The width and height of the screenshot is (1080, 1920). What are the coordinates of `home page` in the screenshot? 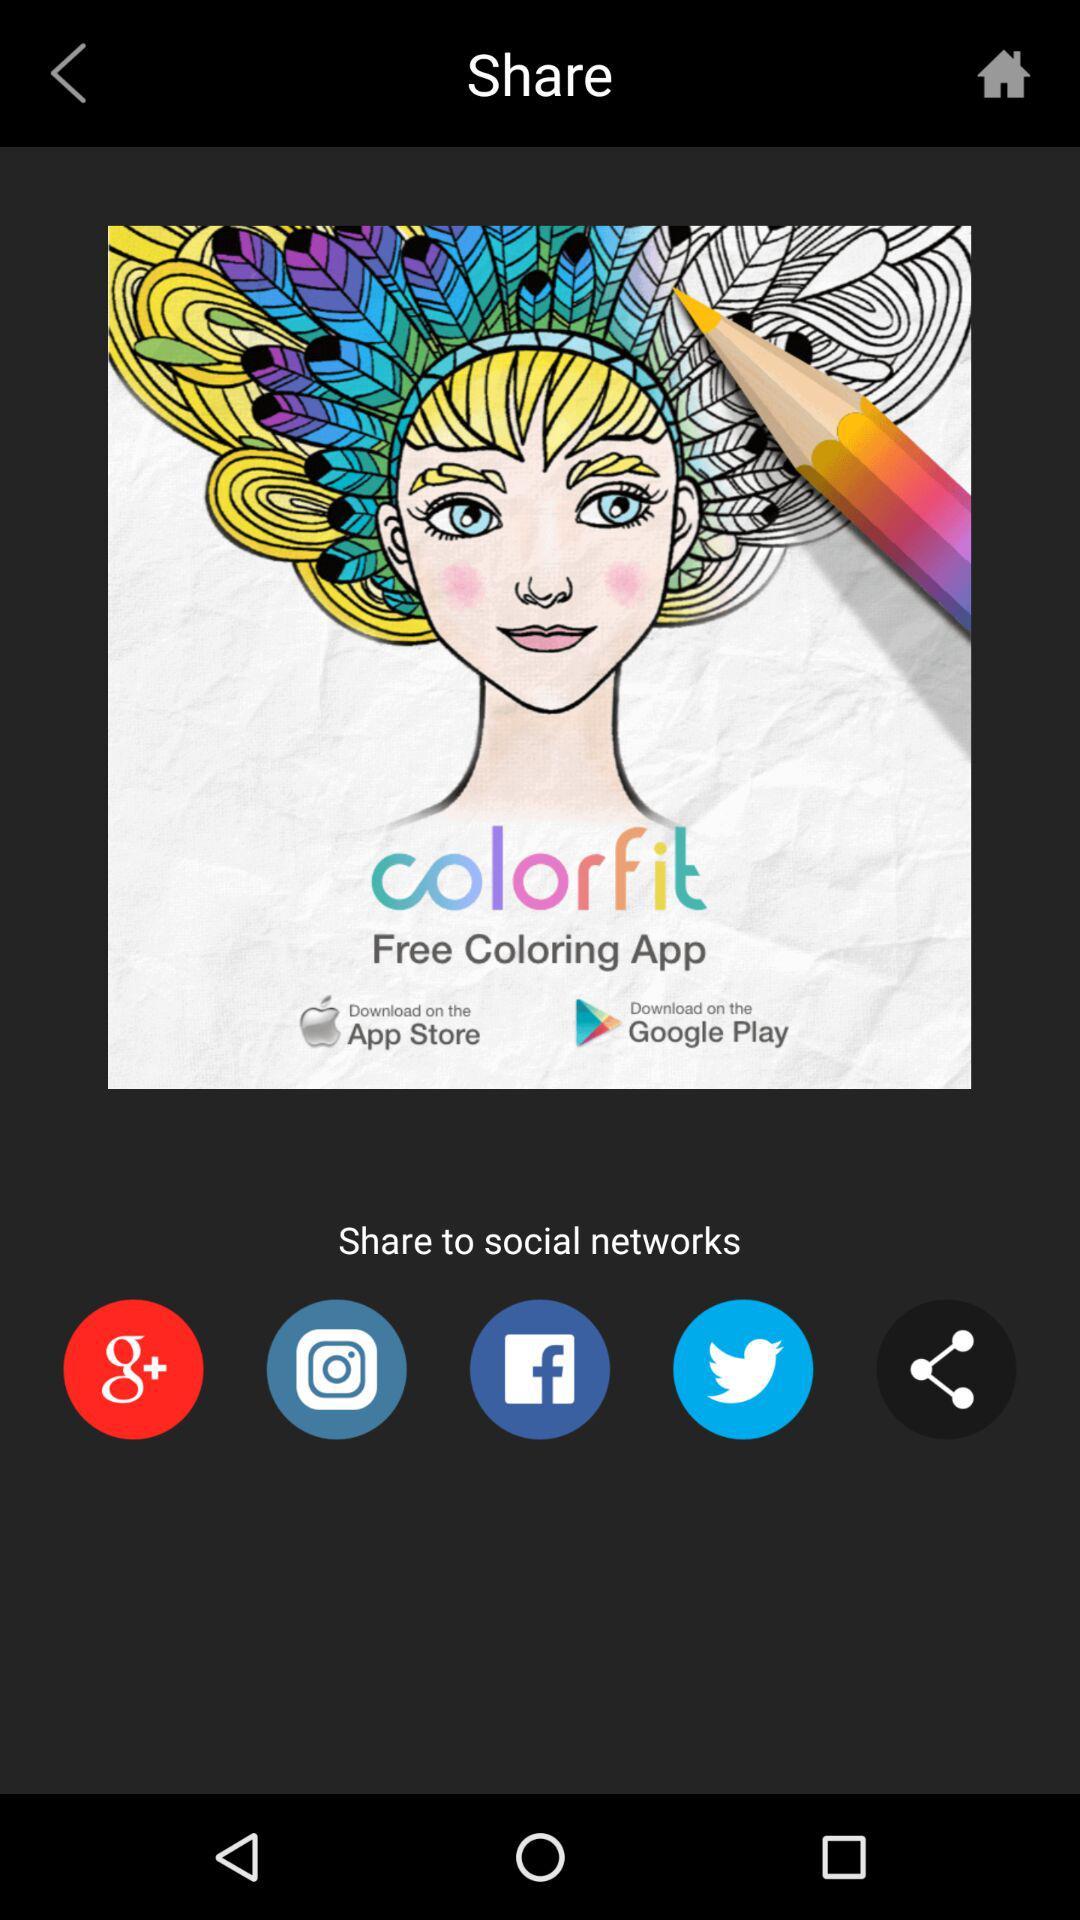 It's located at (1003, 73).